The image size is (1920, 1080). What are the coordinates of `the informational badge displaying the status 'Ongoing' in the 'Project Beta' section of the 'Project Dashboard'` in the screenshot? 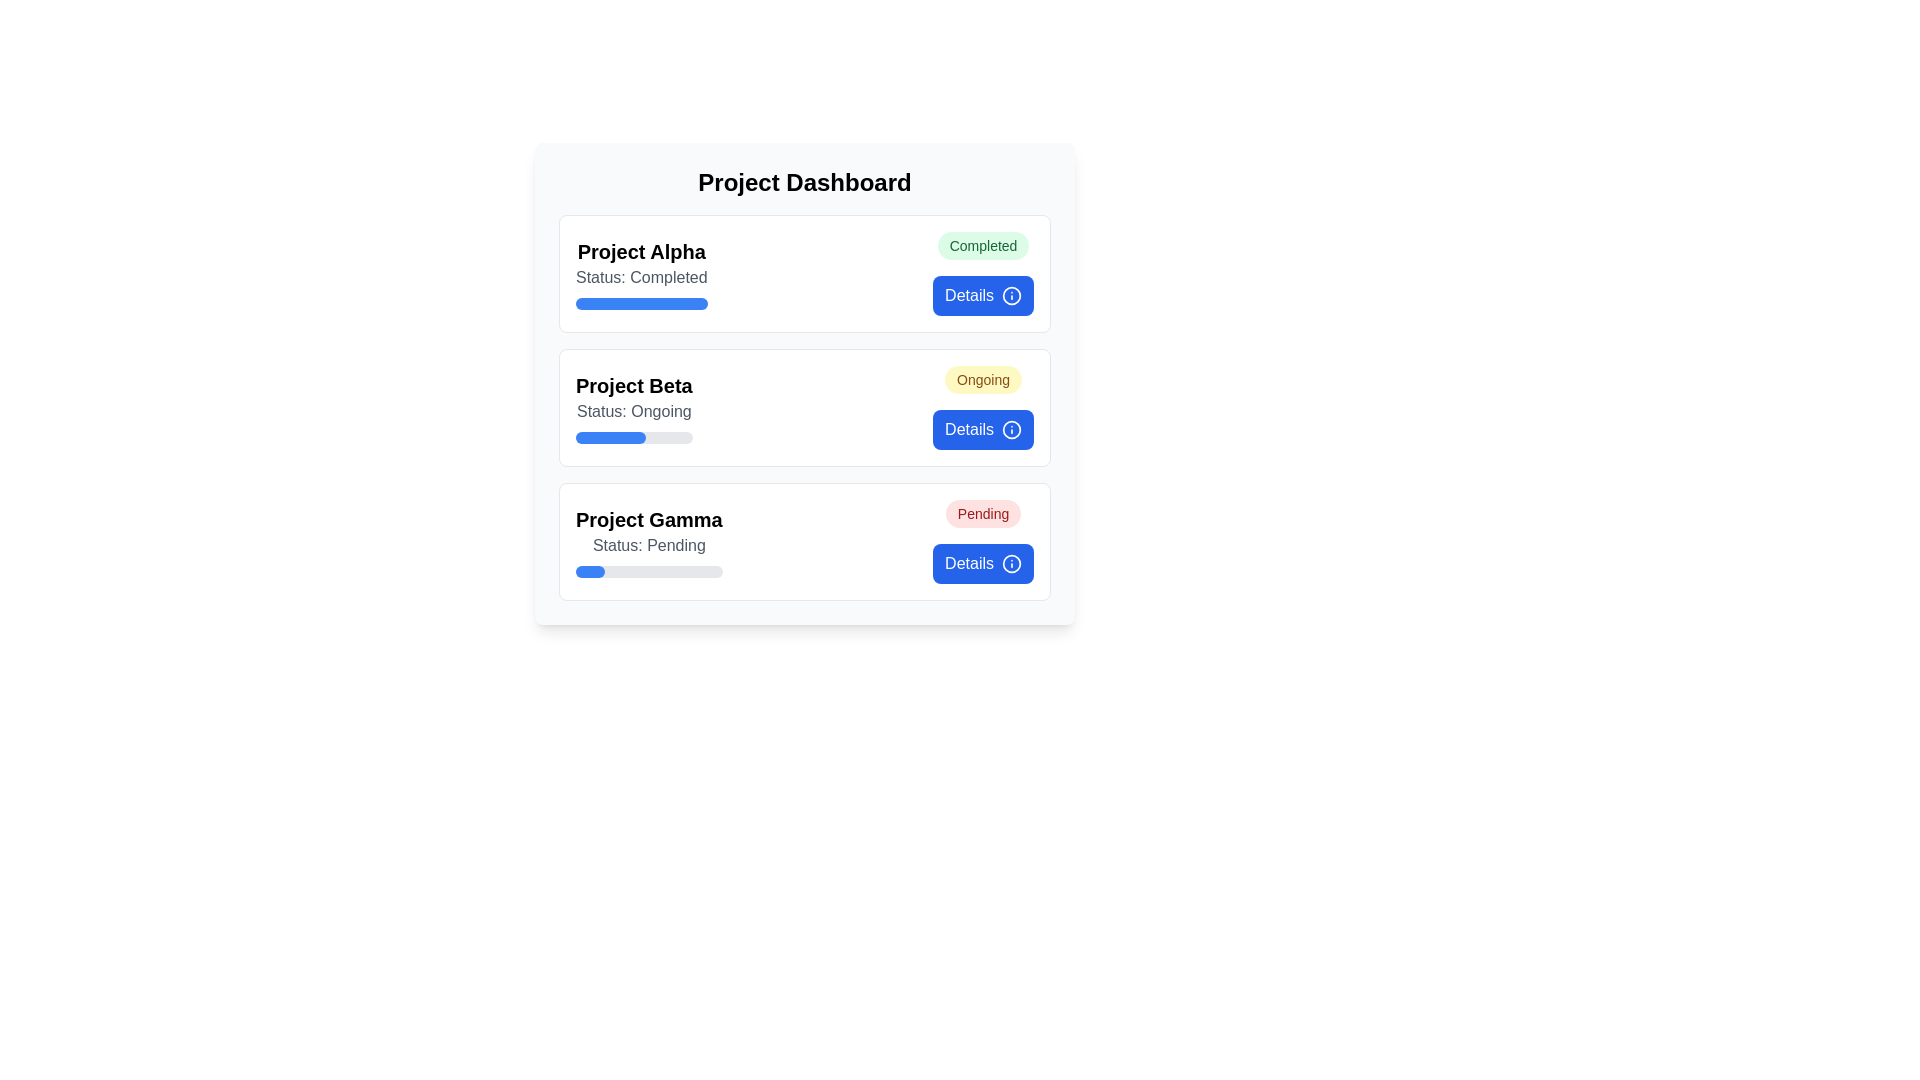 It's located at (983, 380).